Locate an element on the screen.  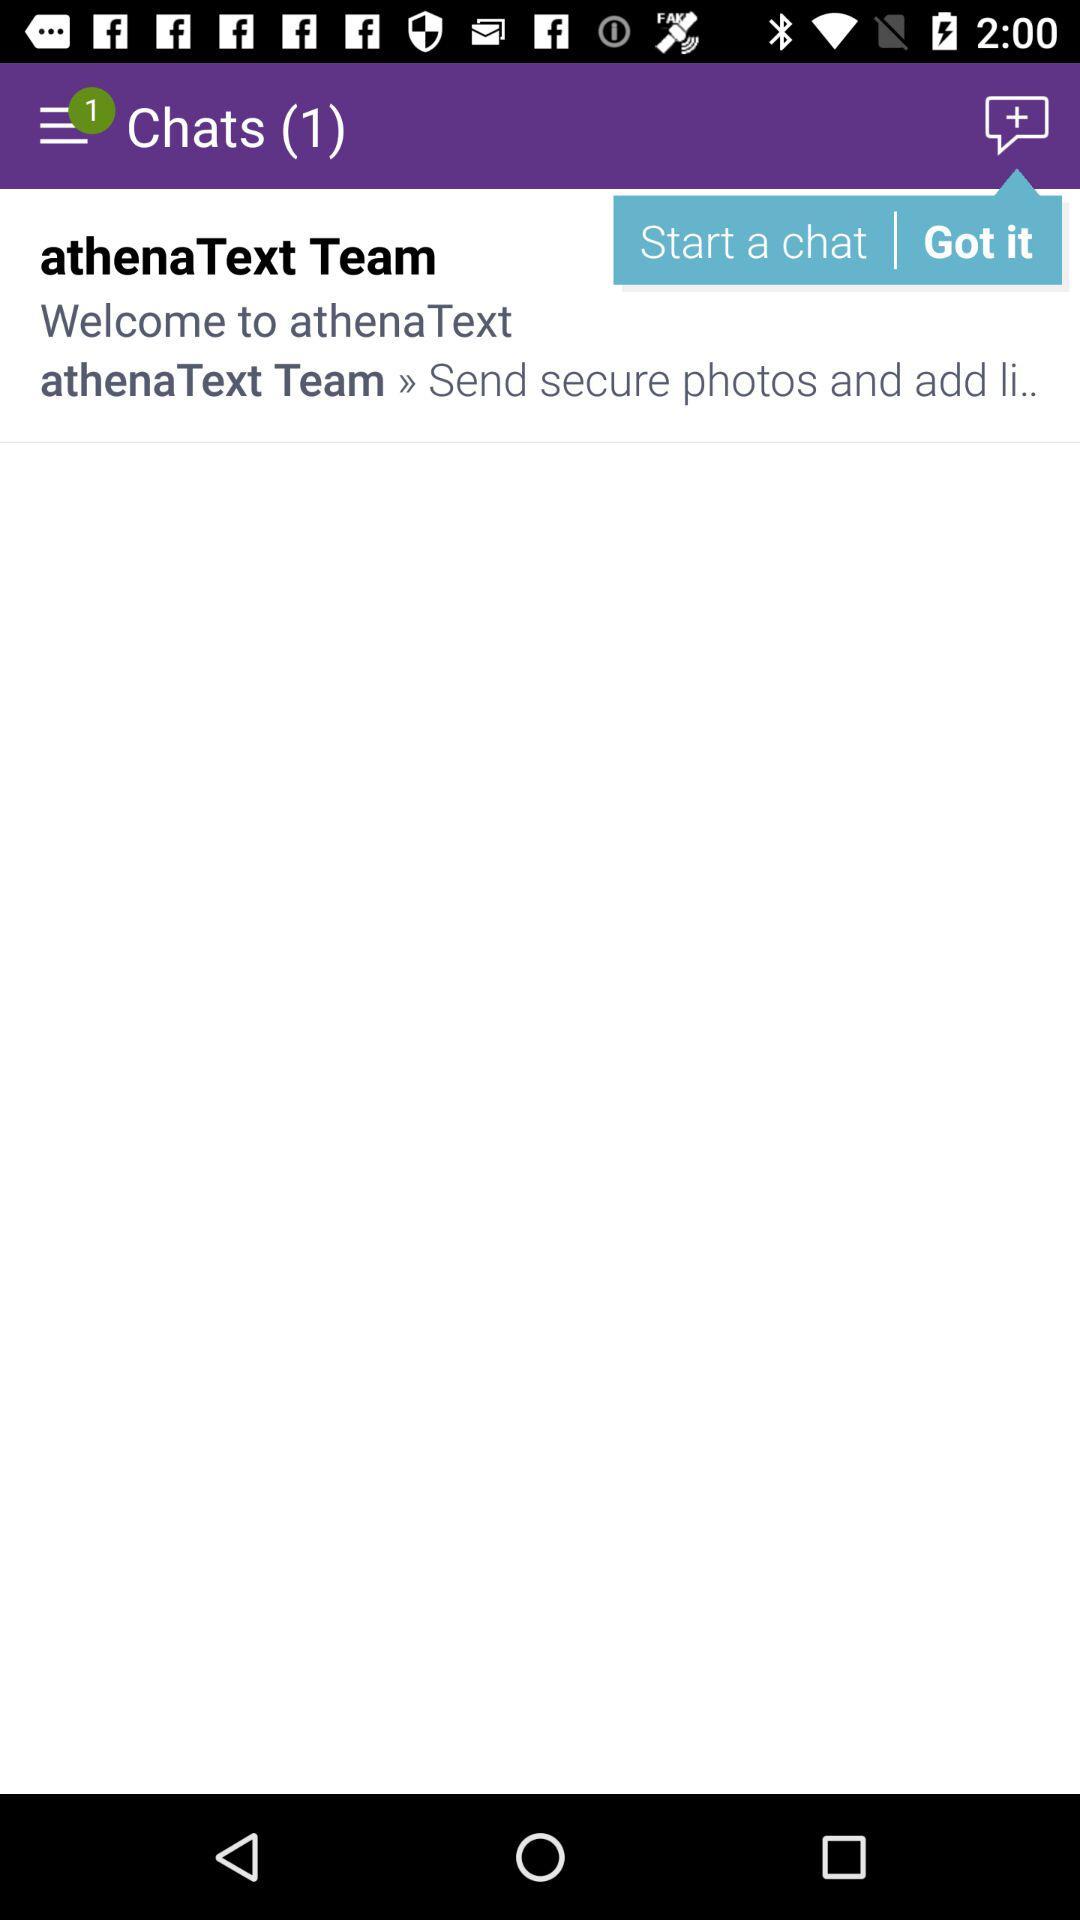
the icon next to the athenatext team item is located at coordinates (969, 253).